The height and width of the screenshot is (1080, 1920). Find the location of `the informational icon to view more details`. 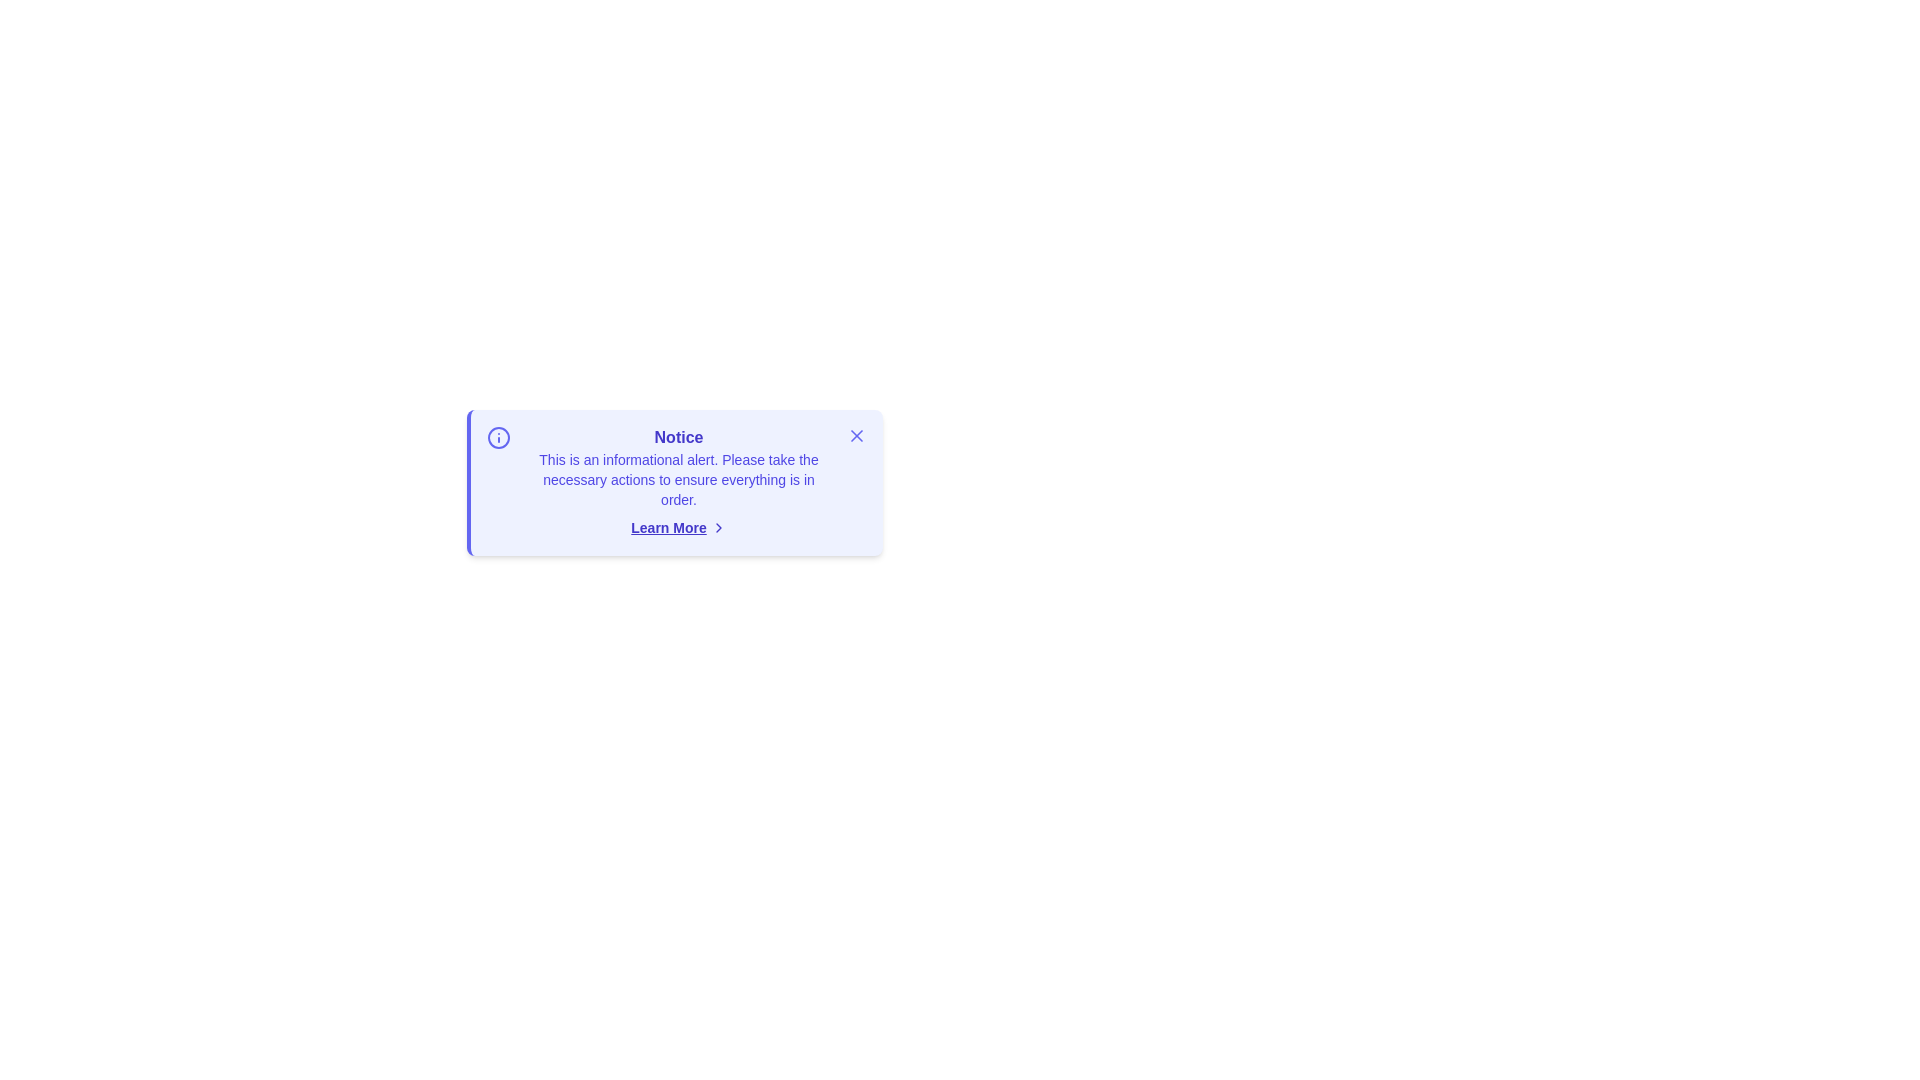

the informational icon to view more details is located at coordinates (499, 437).